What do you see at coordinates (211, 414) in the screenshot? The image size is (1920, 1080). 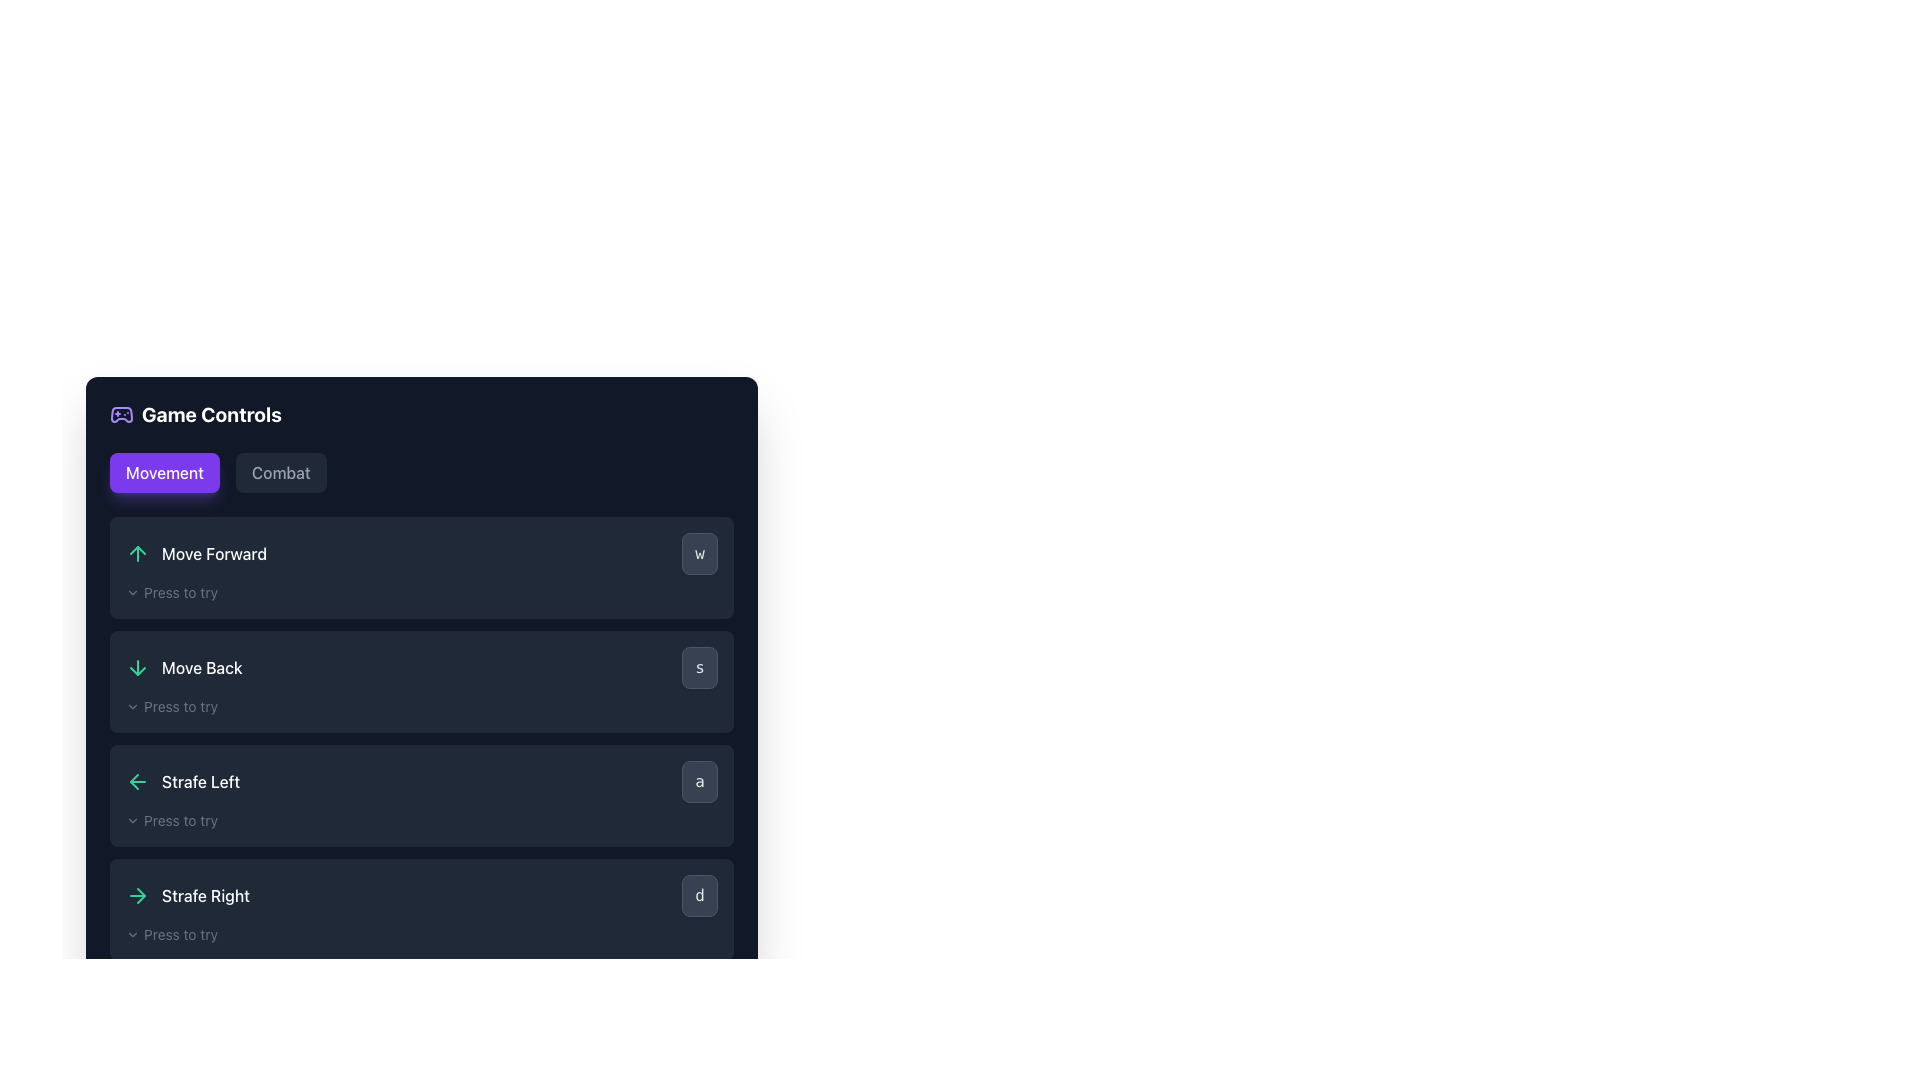 I see `the 'Game Controls' section header label, which is located to the right of a game controller icon in the upper-left corner of the interface` at bounding box center [211, 414].